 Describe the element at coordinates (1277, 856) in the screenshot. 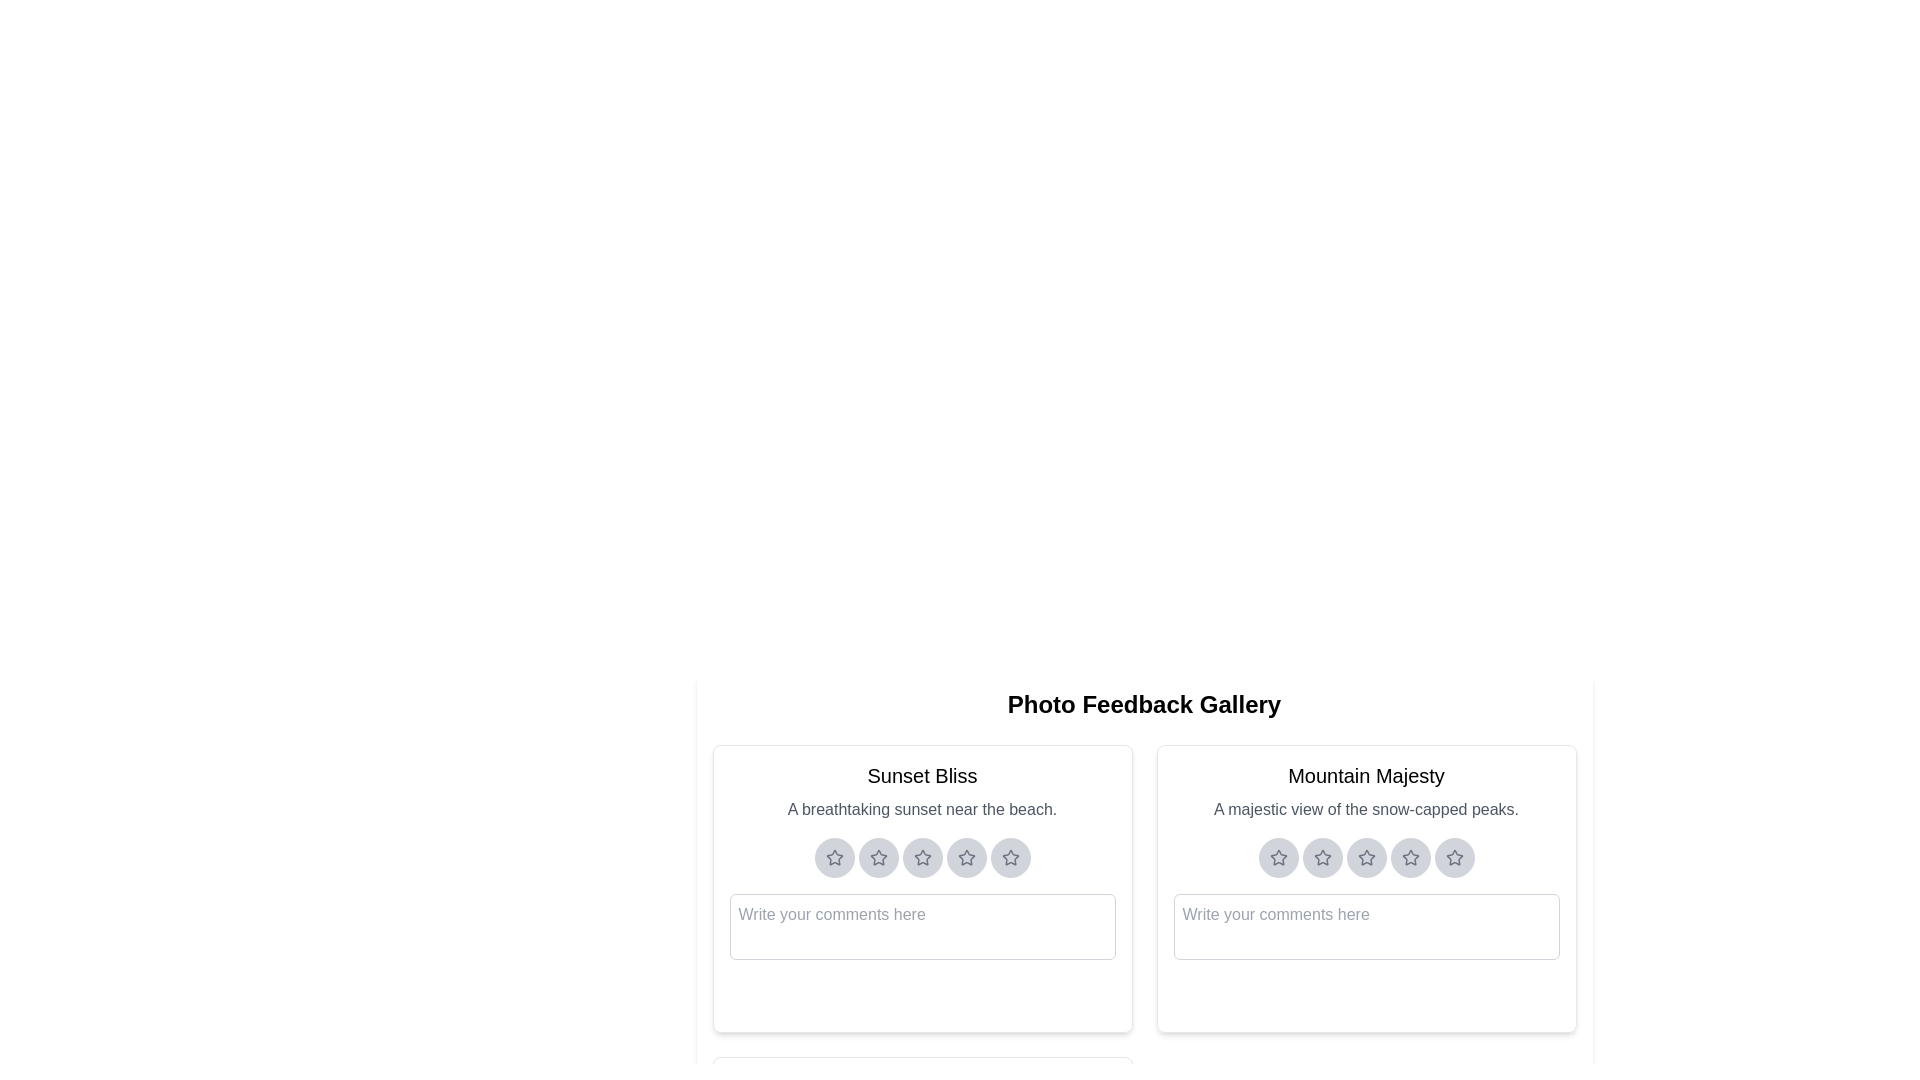

I see `the first star icon with a gray outline in the 'Mountain Majesty' card` at that location.